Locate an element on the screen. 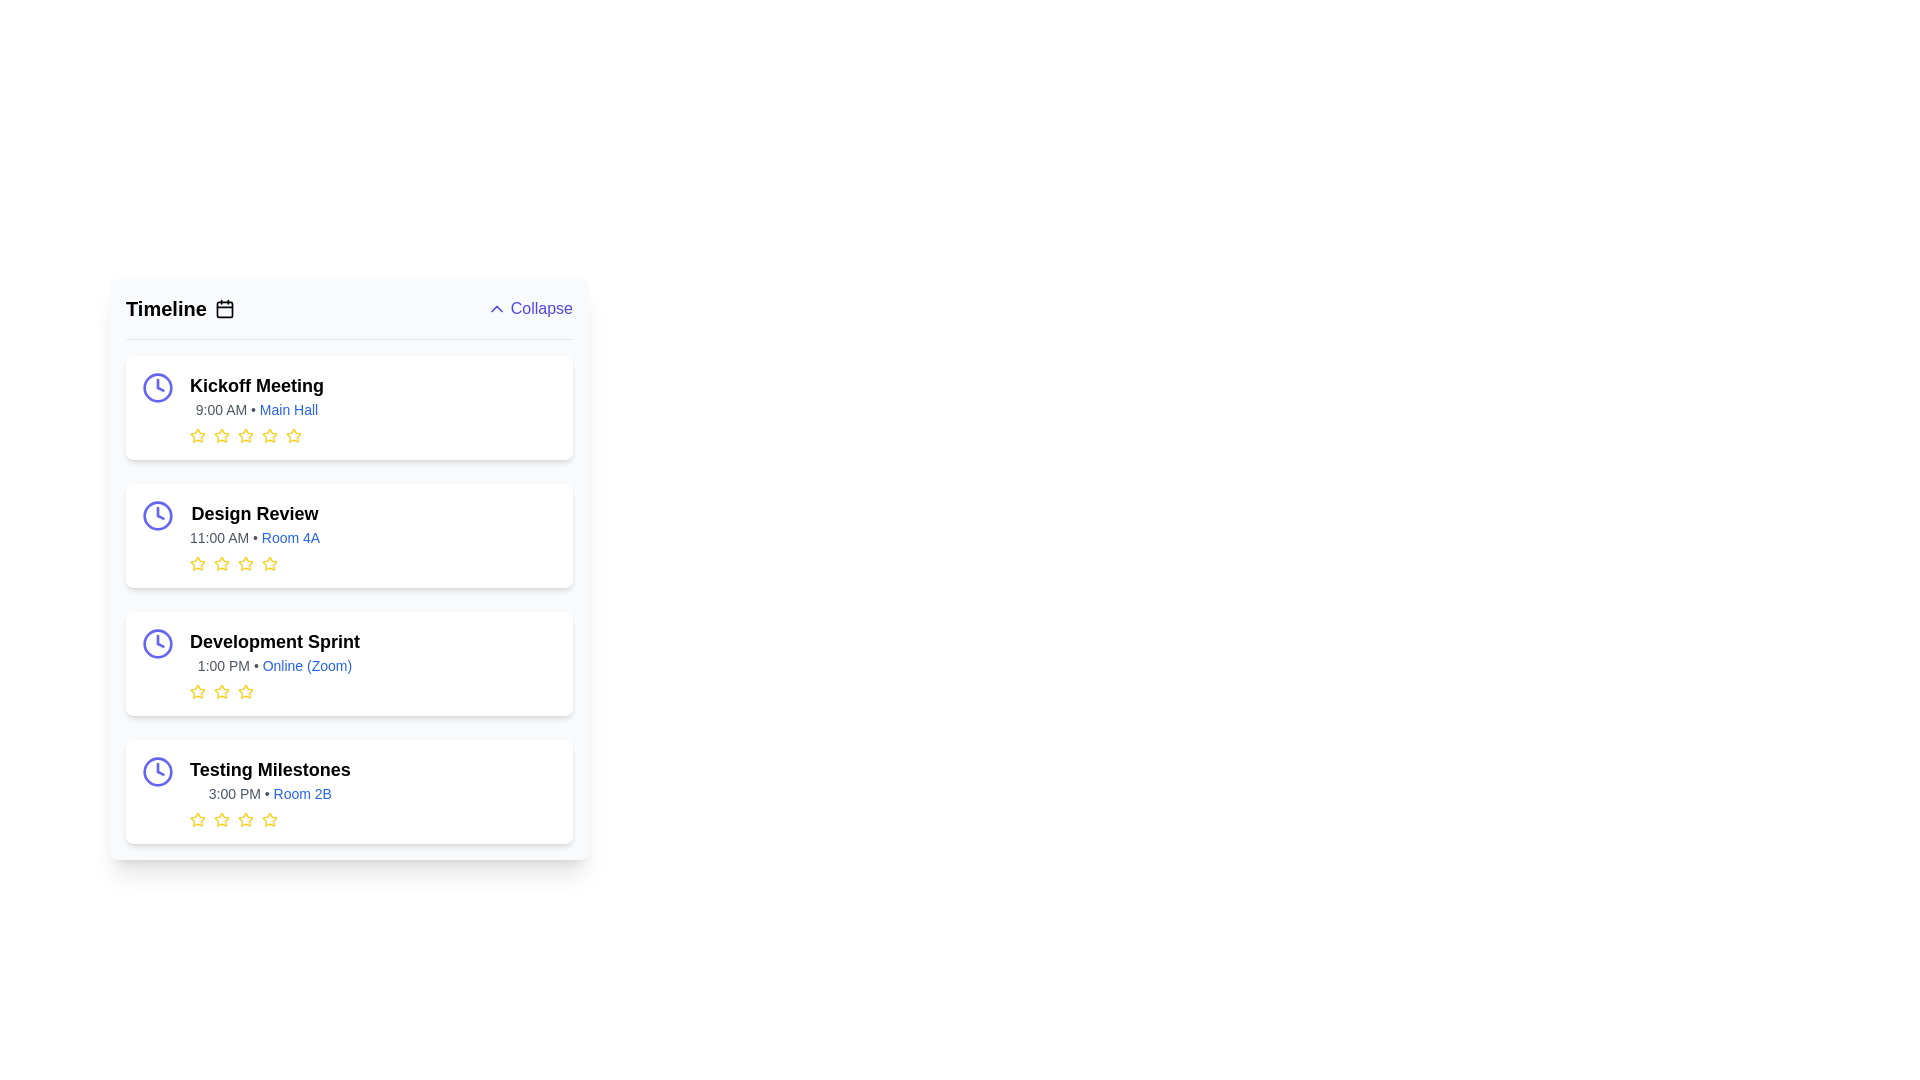 This screenshot has height=1080, width=1920. the clock hands icon element, which is part of the timeline feature indicating time, located centrally within the clock face adjacent to the 'Kickoff Meeting' label is located at coordinates (160, 768).